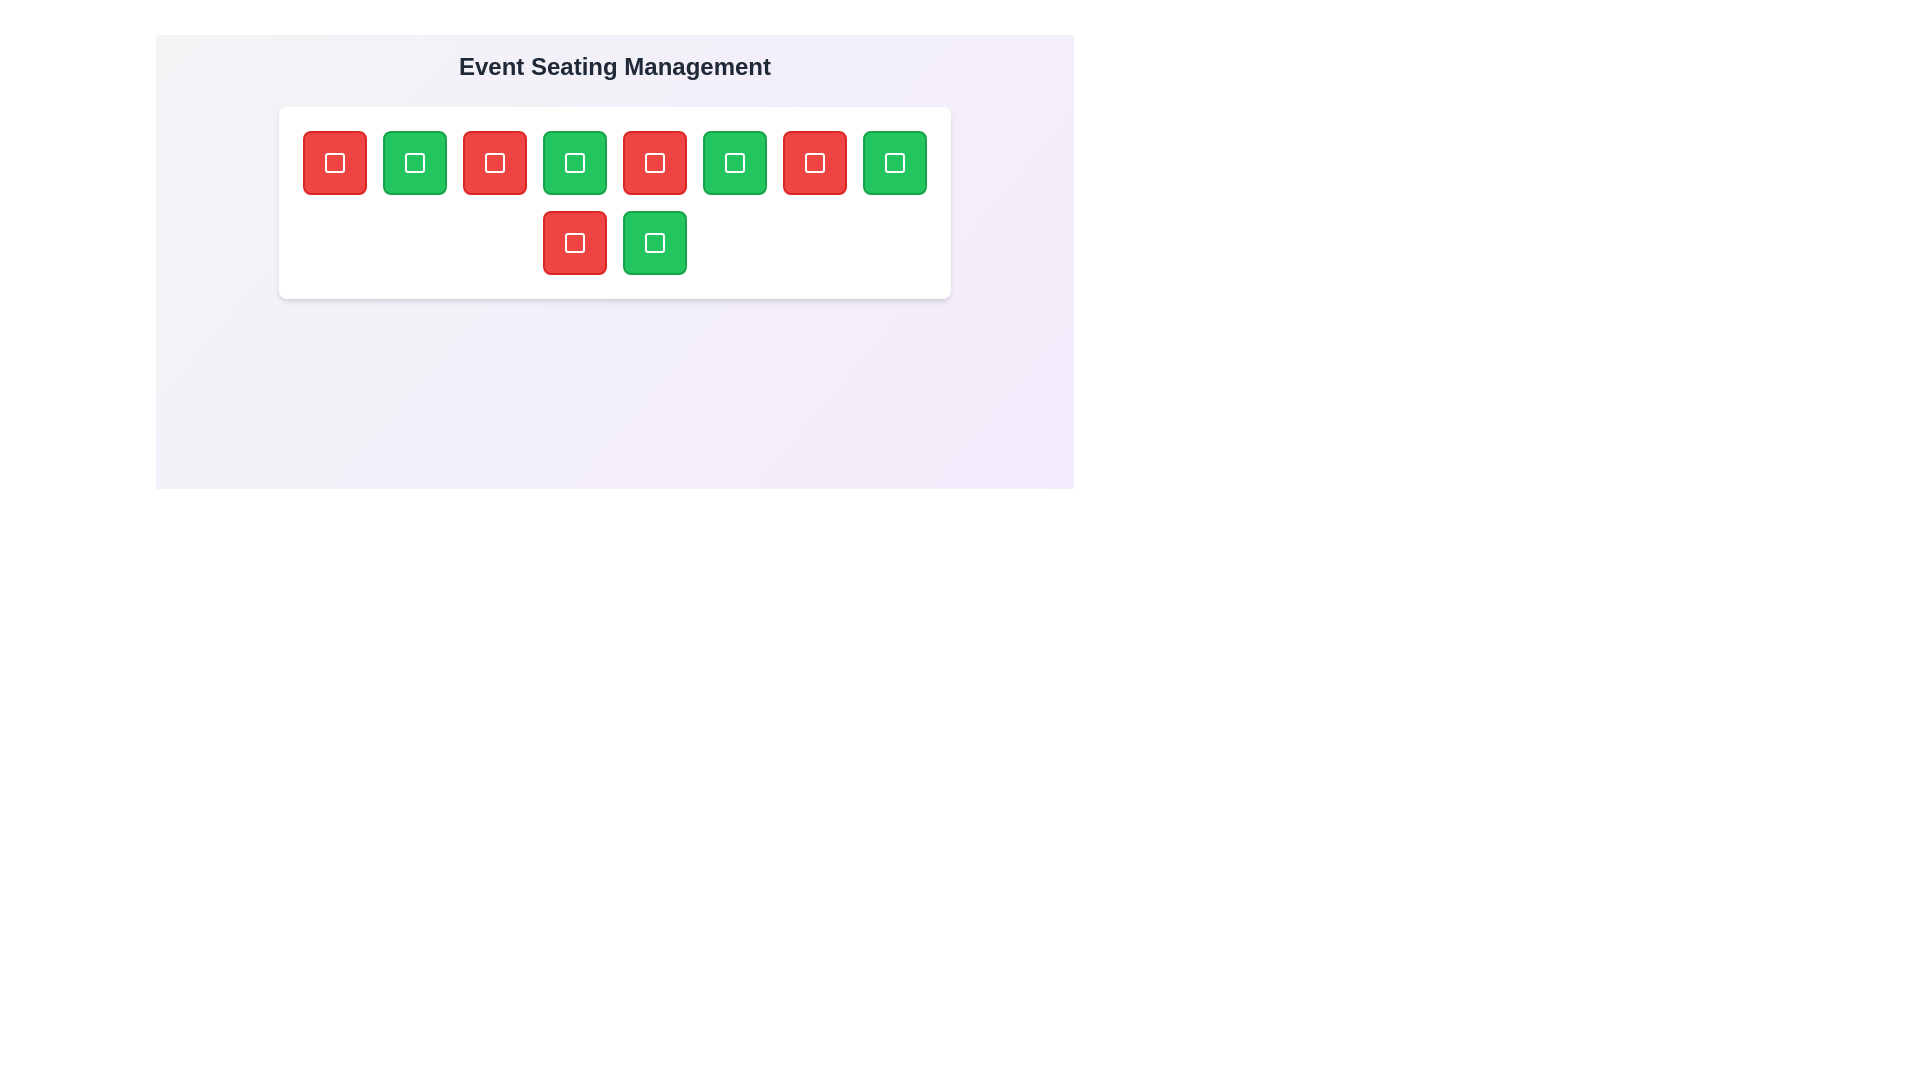  What do you see at coordinates (654, 161) in the screenshot?
I see `the icon located centrally within the red button labeled 'Seat 5'` at bounding box center [654, 161].